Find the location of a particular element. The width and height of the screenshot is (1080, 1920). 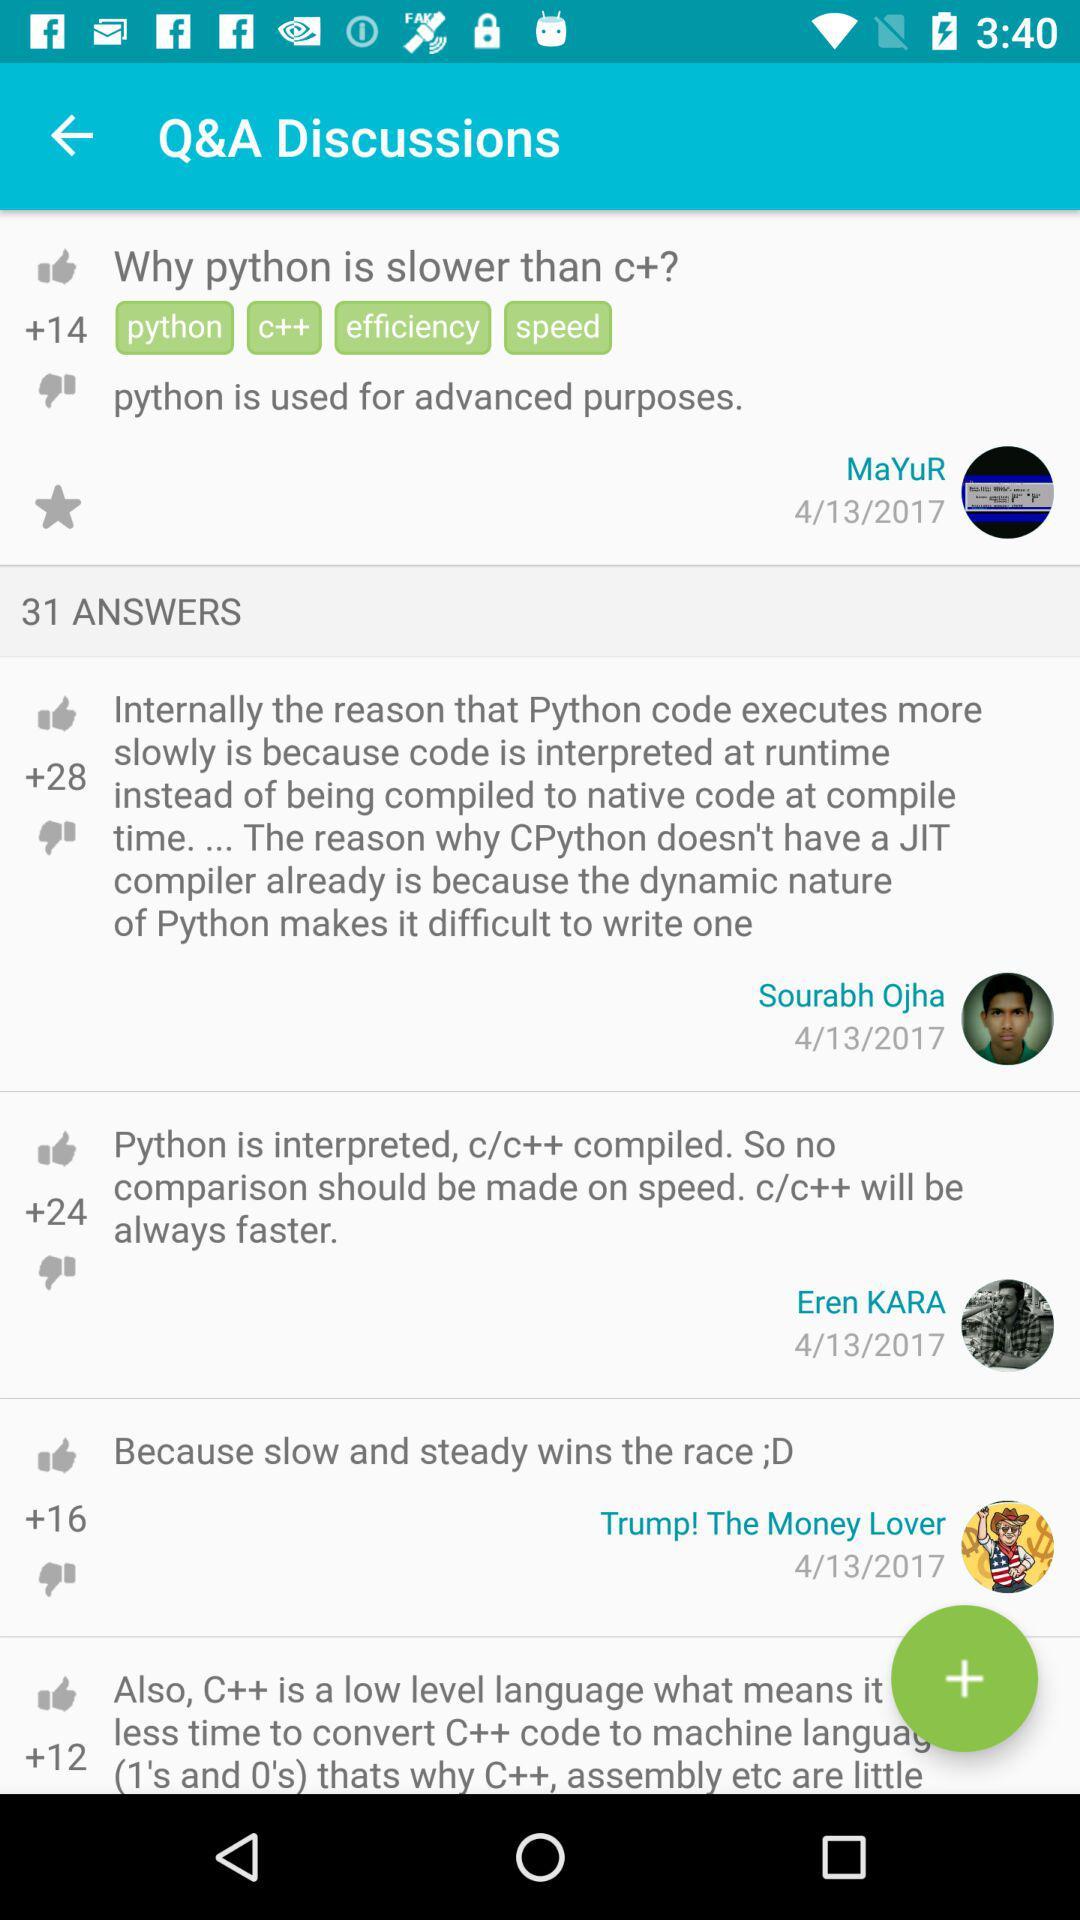

he can activate the simple voice command is located at coordinates (55, 837).